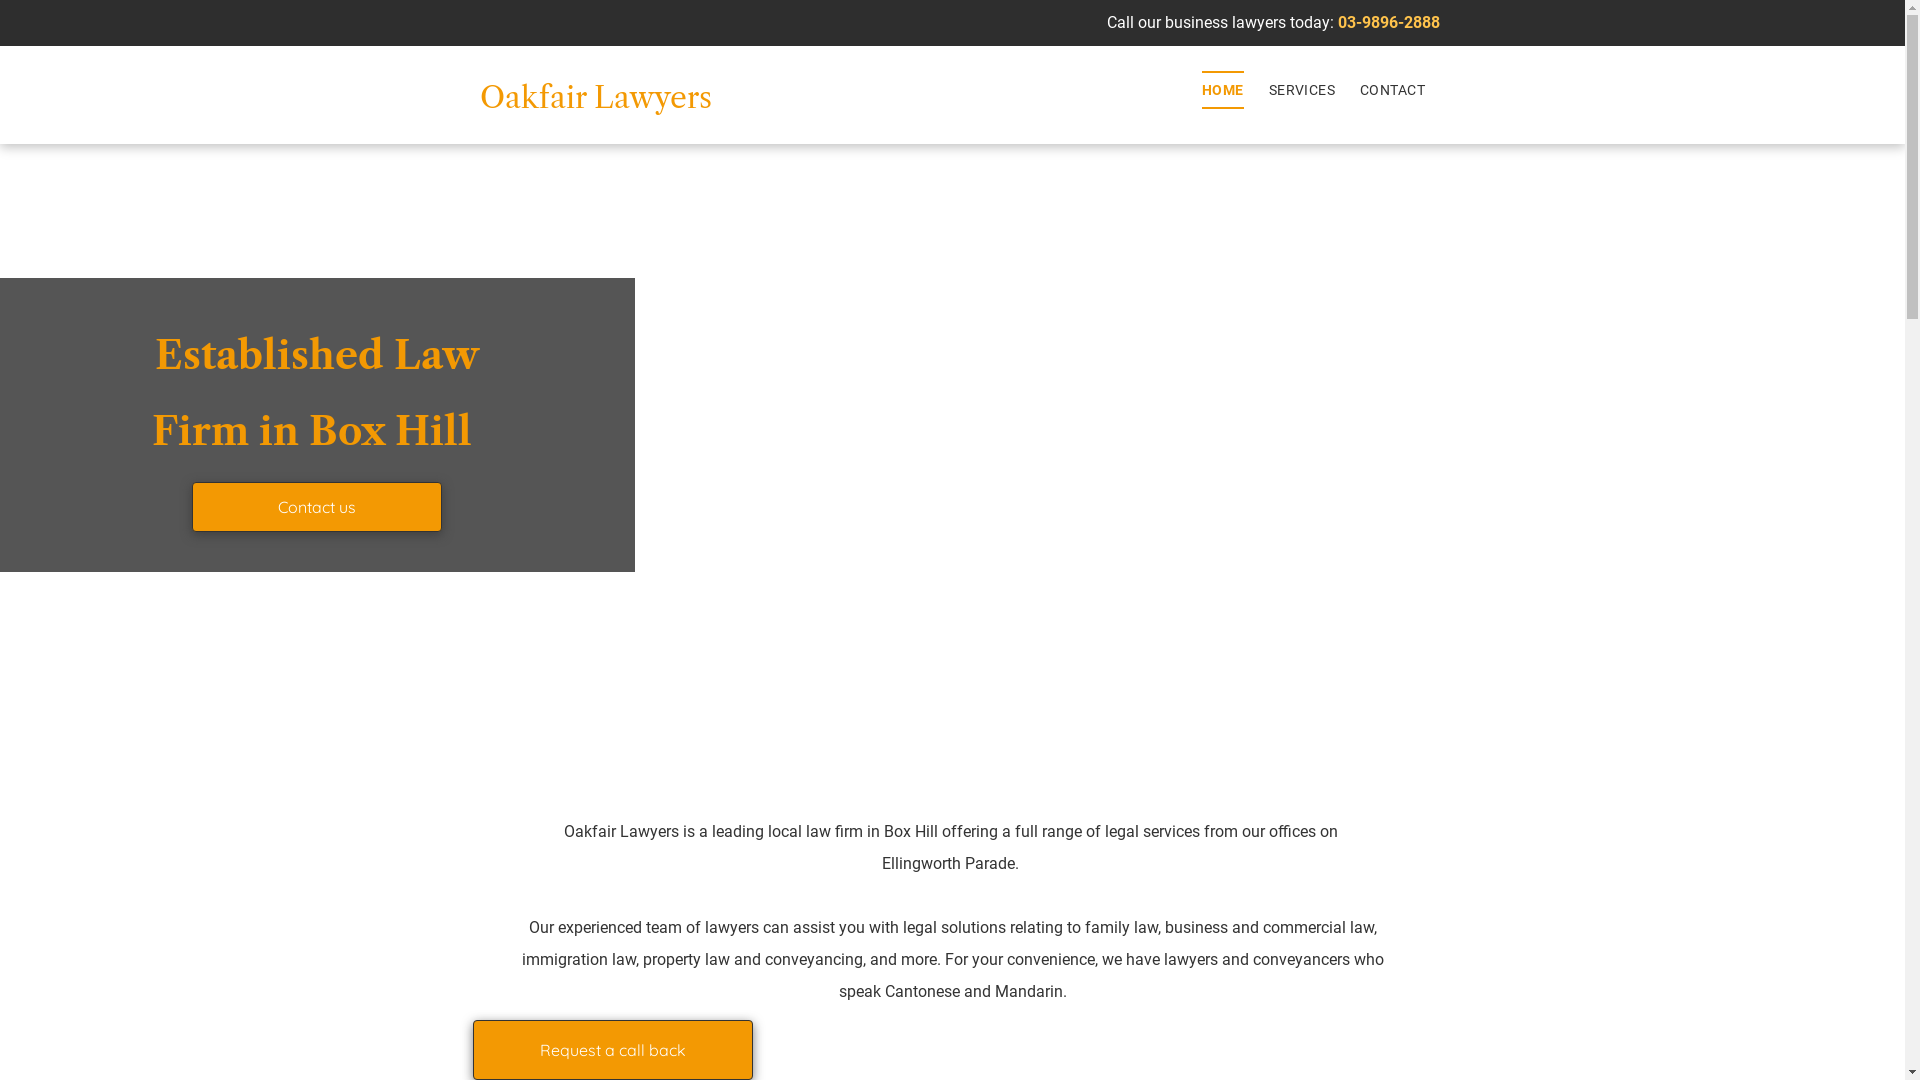  What do you see at coordinates (1387, 22) in the screenshot?
I see `'03-9896-2888'` at bounding box center [1387, 22].